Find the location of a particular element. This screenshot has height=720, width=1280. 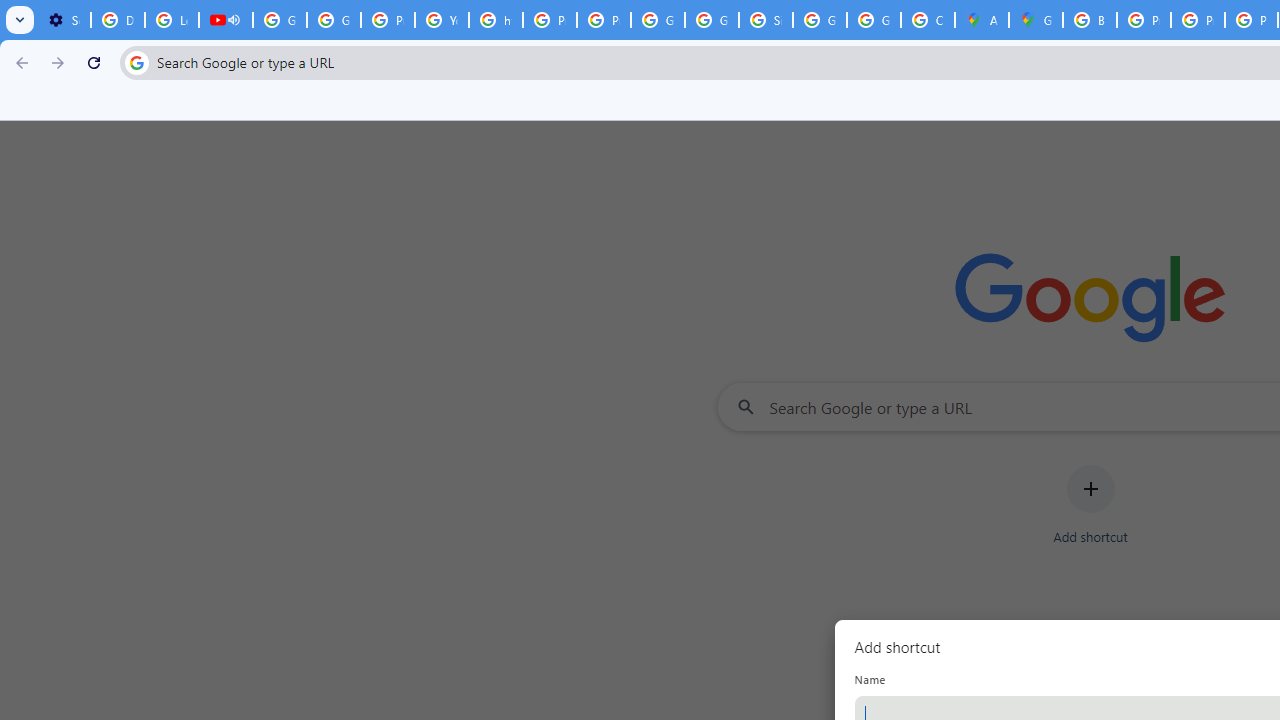

'https://scholar.google.com/' is located at coordinates (496, 20).